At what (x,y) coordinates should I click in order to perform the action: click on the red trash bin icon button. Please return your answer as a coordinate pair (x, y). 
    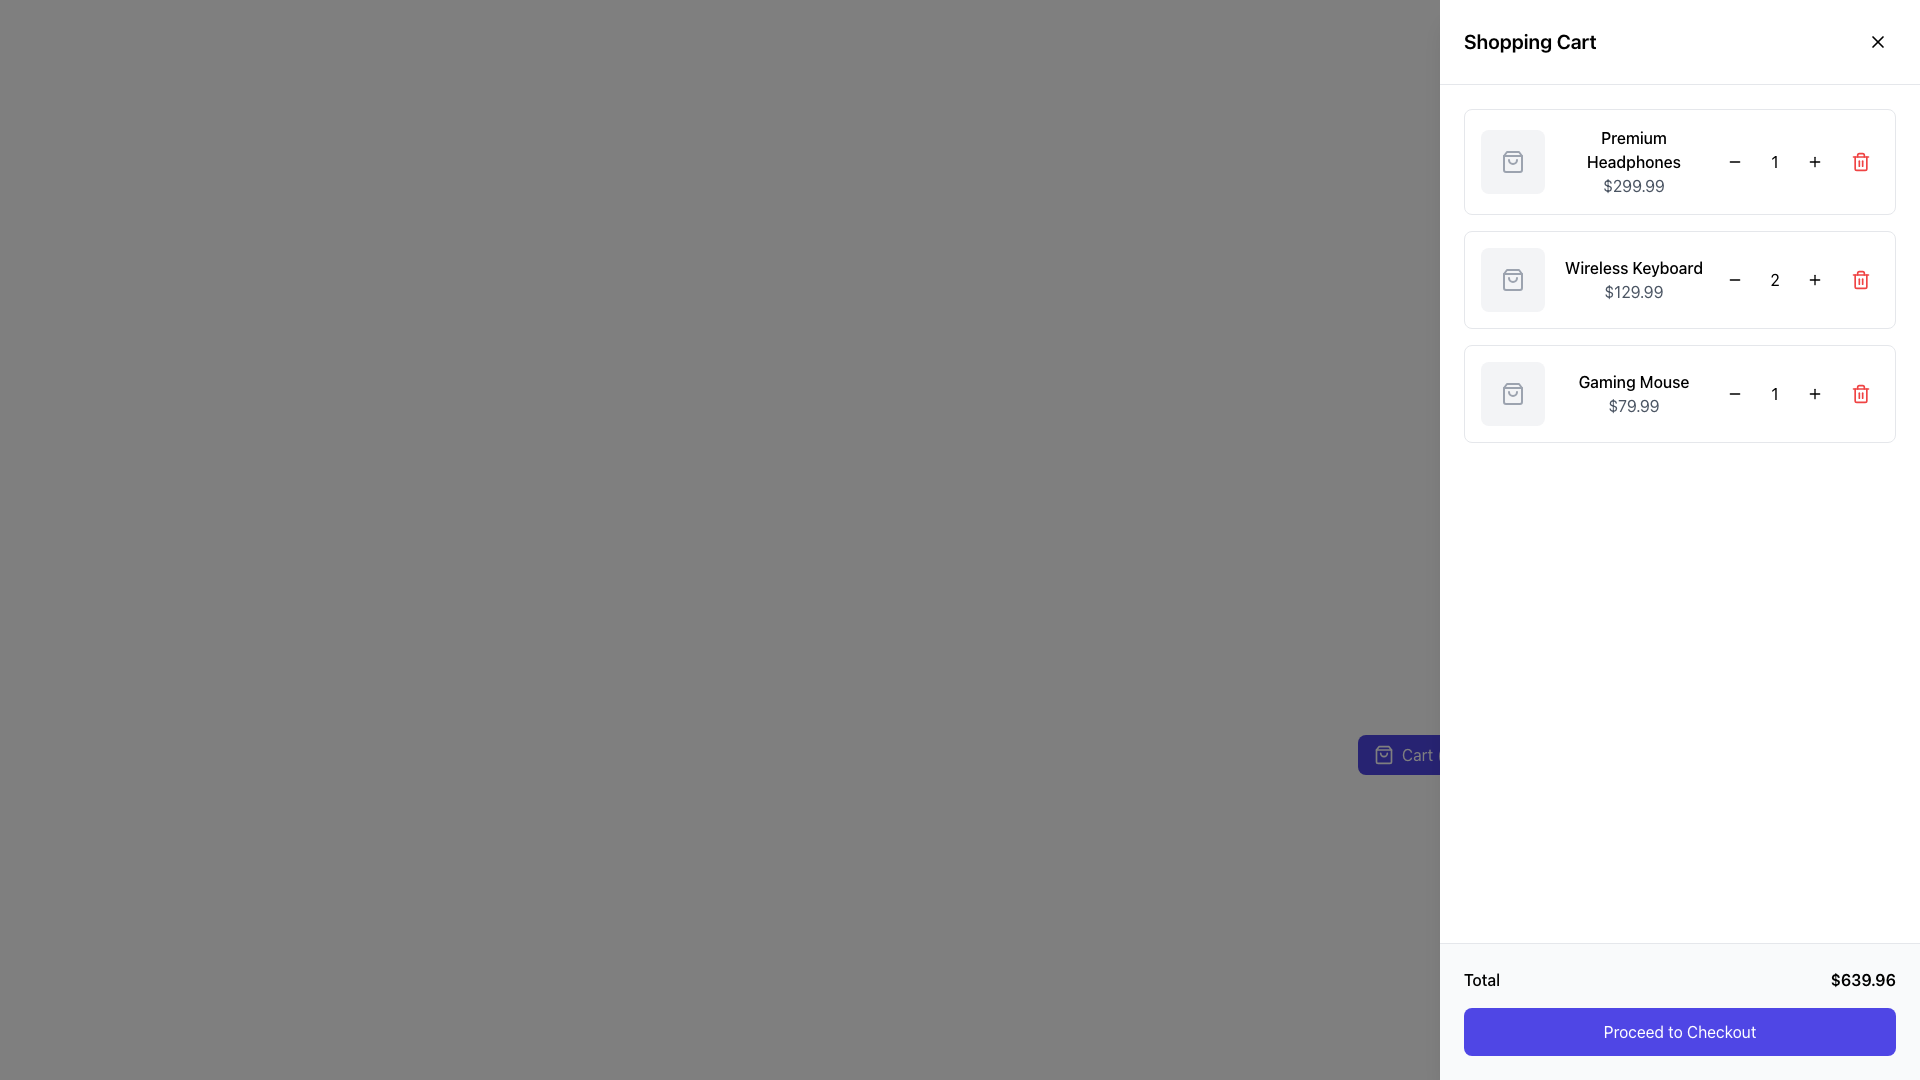
    Looking at the image, I should click on (1860, 161).